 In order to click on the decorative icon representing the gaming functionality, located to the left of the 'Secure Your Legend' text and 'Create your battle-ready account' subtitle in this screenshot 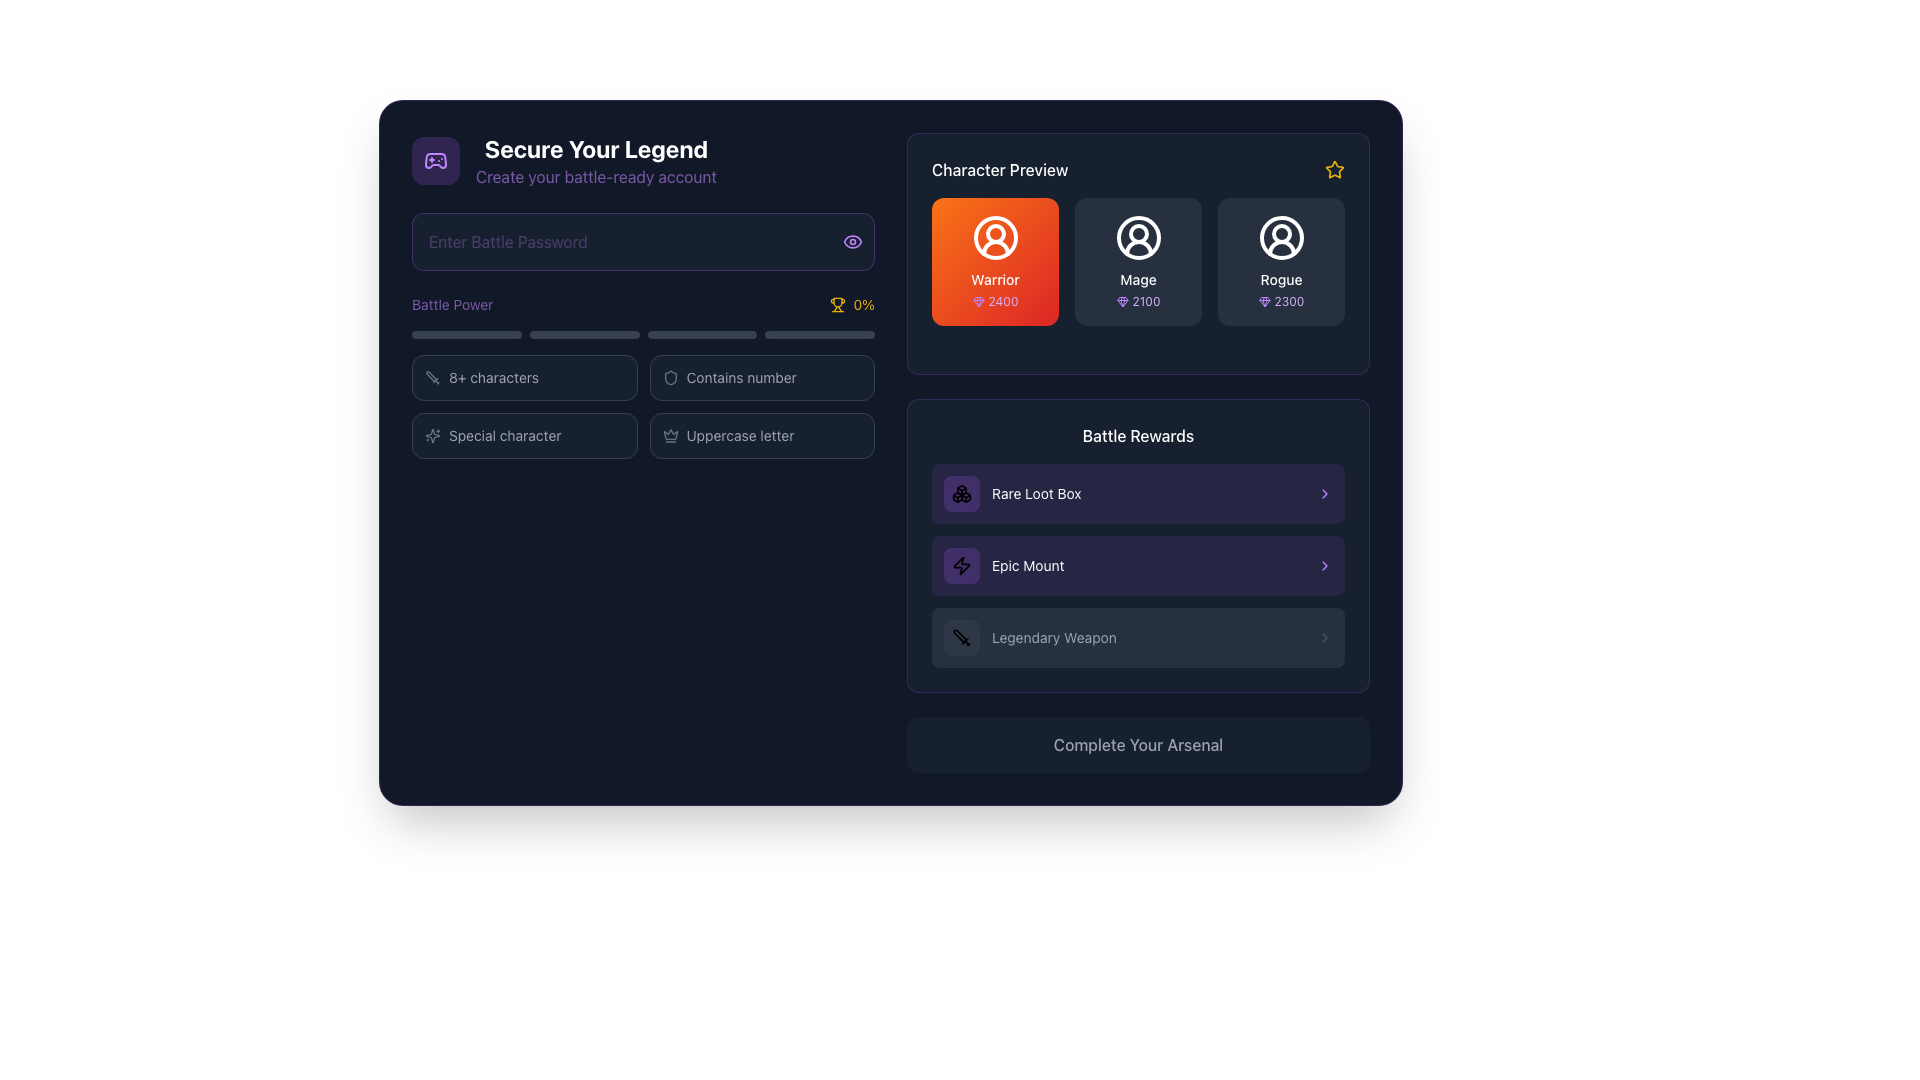, I will do `click(435, 160)`.